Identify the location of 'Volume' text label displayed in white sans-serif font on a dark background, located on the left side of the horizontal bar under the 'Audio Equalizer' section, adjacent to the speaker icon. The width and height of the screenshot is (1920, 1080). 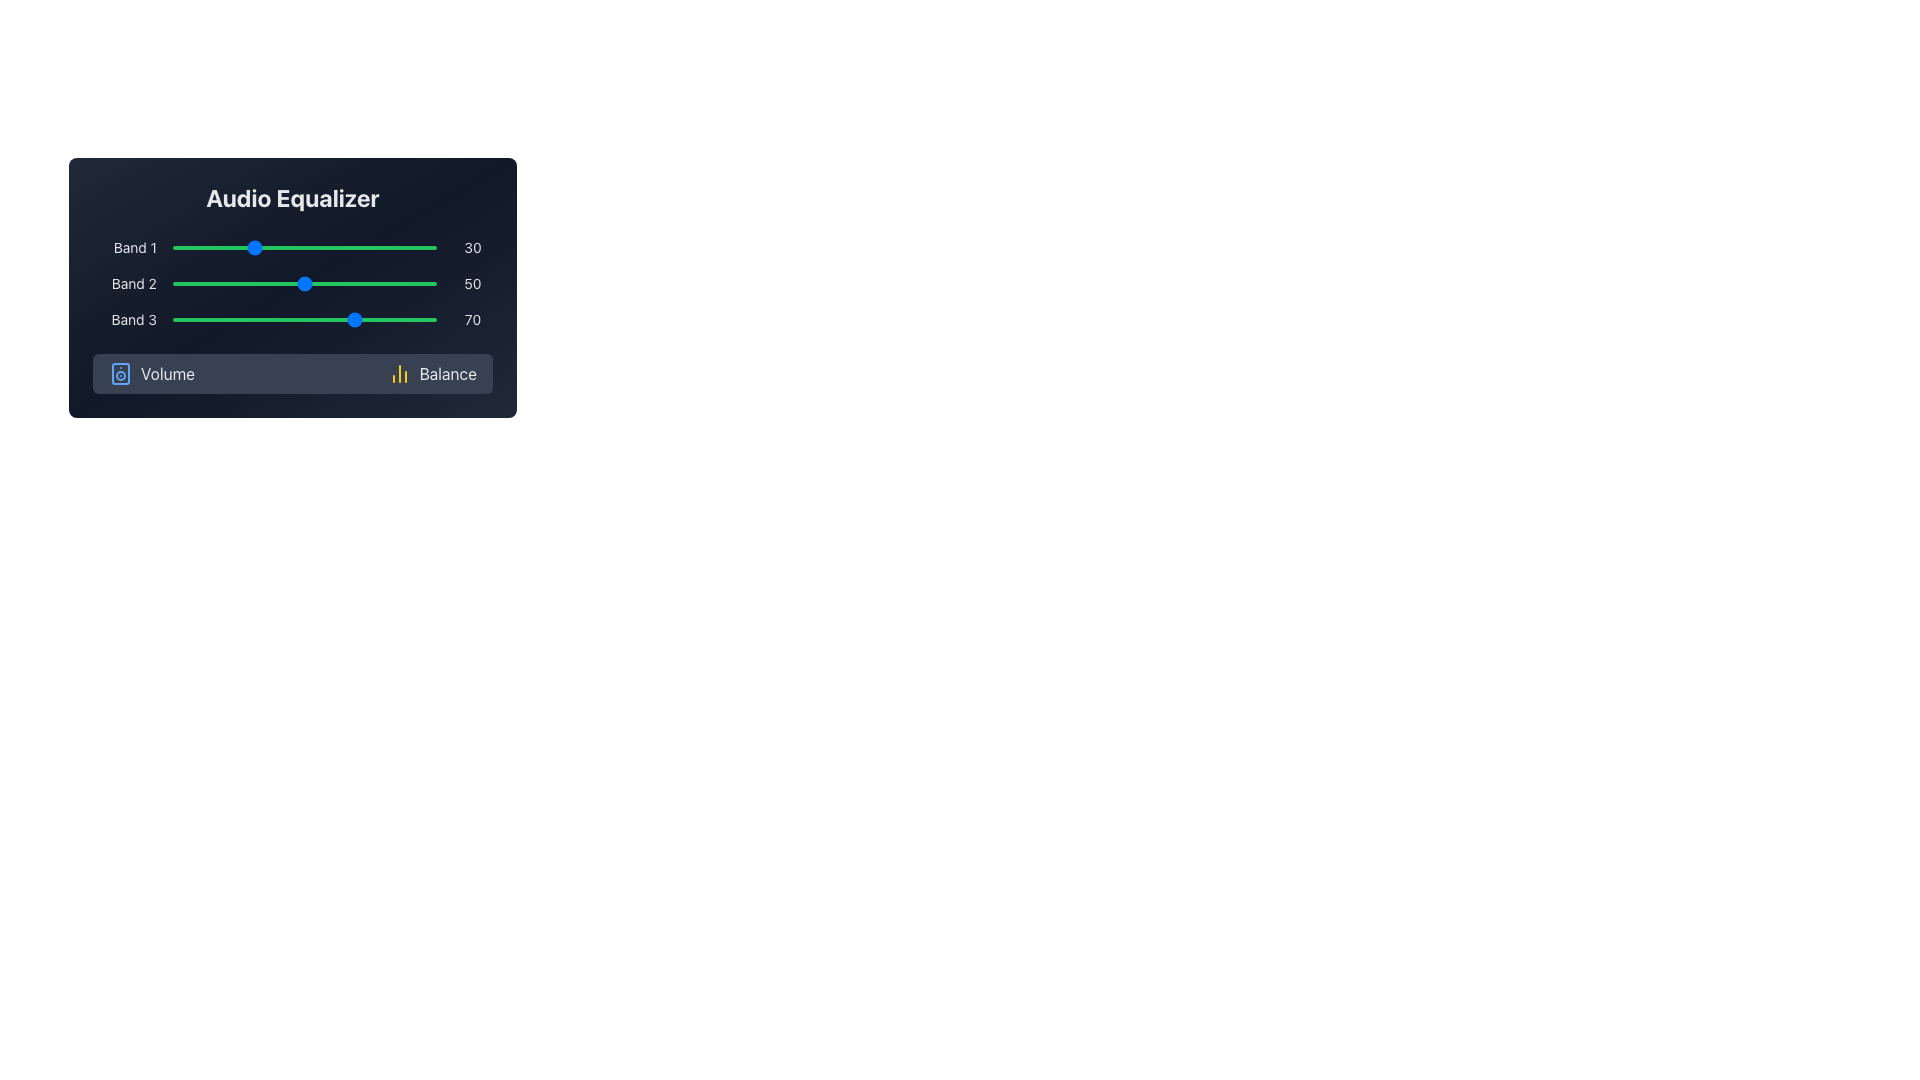
(168, 374).